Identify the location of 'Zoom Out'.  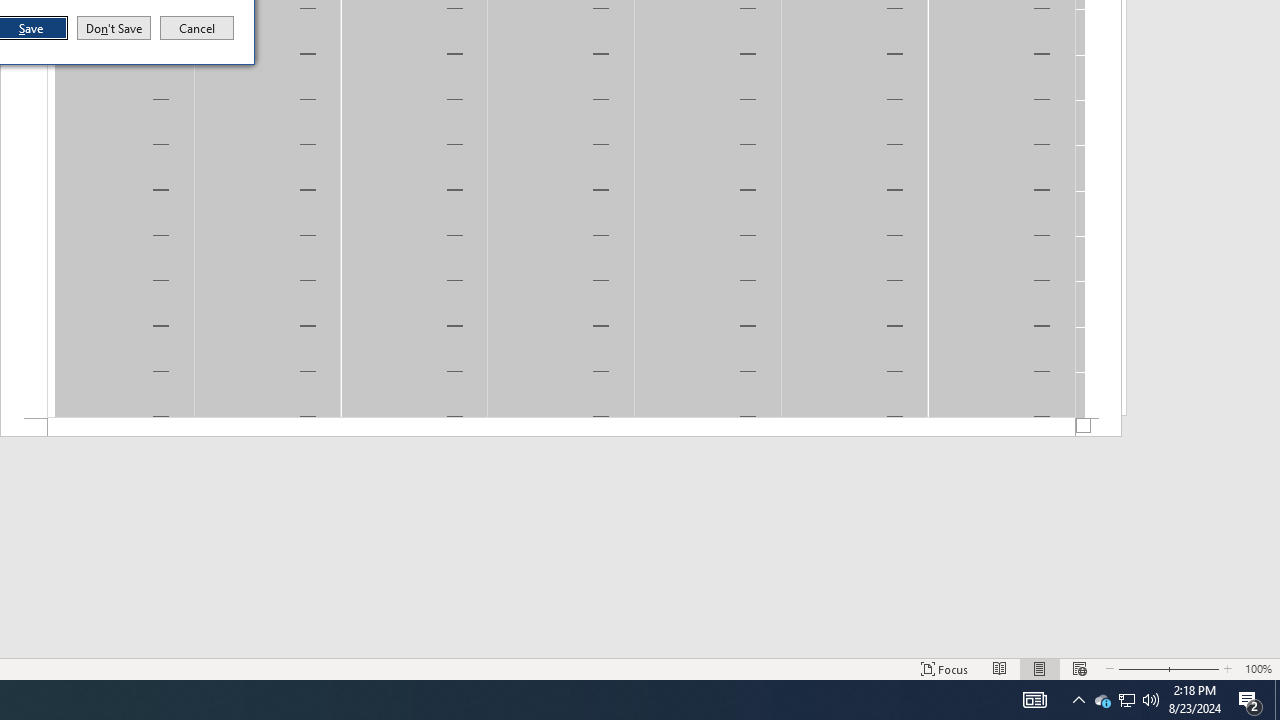
(1151, 698).